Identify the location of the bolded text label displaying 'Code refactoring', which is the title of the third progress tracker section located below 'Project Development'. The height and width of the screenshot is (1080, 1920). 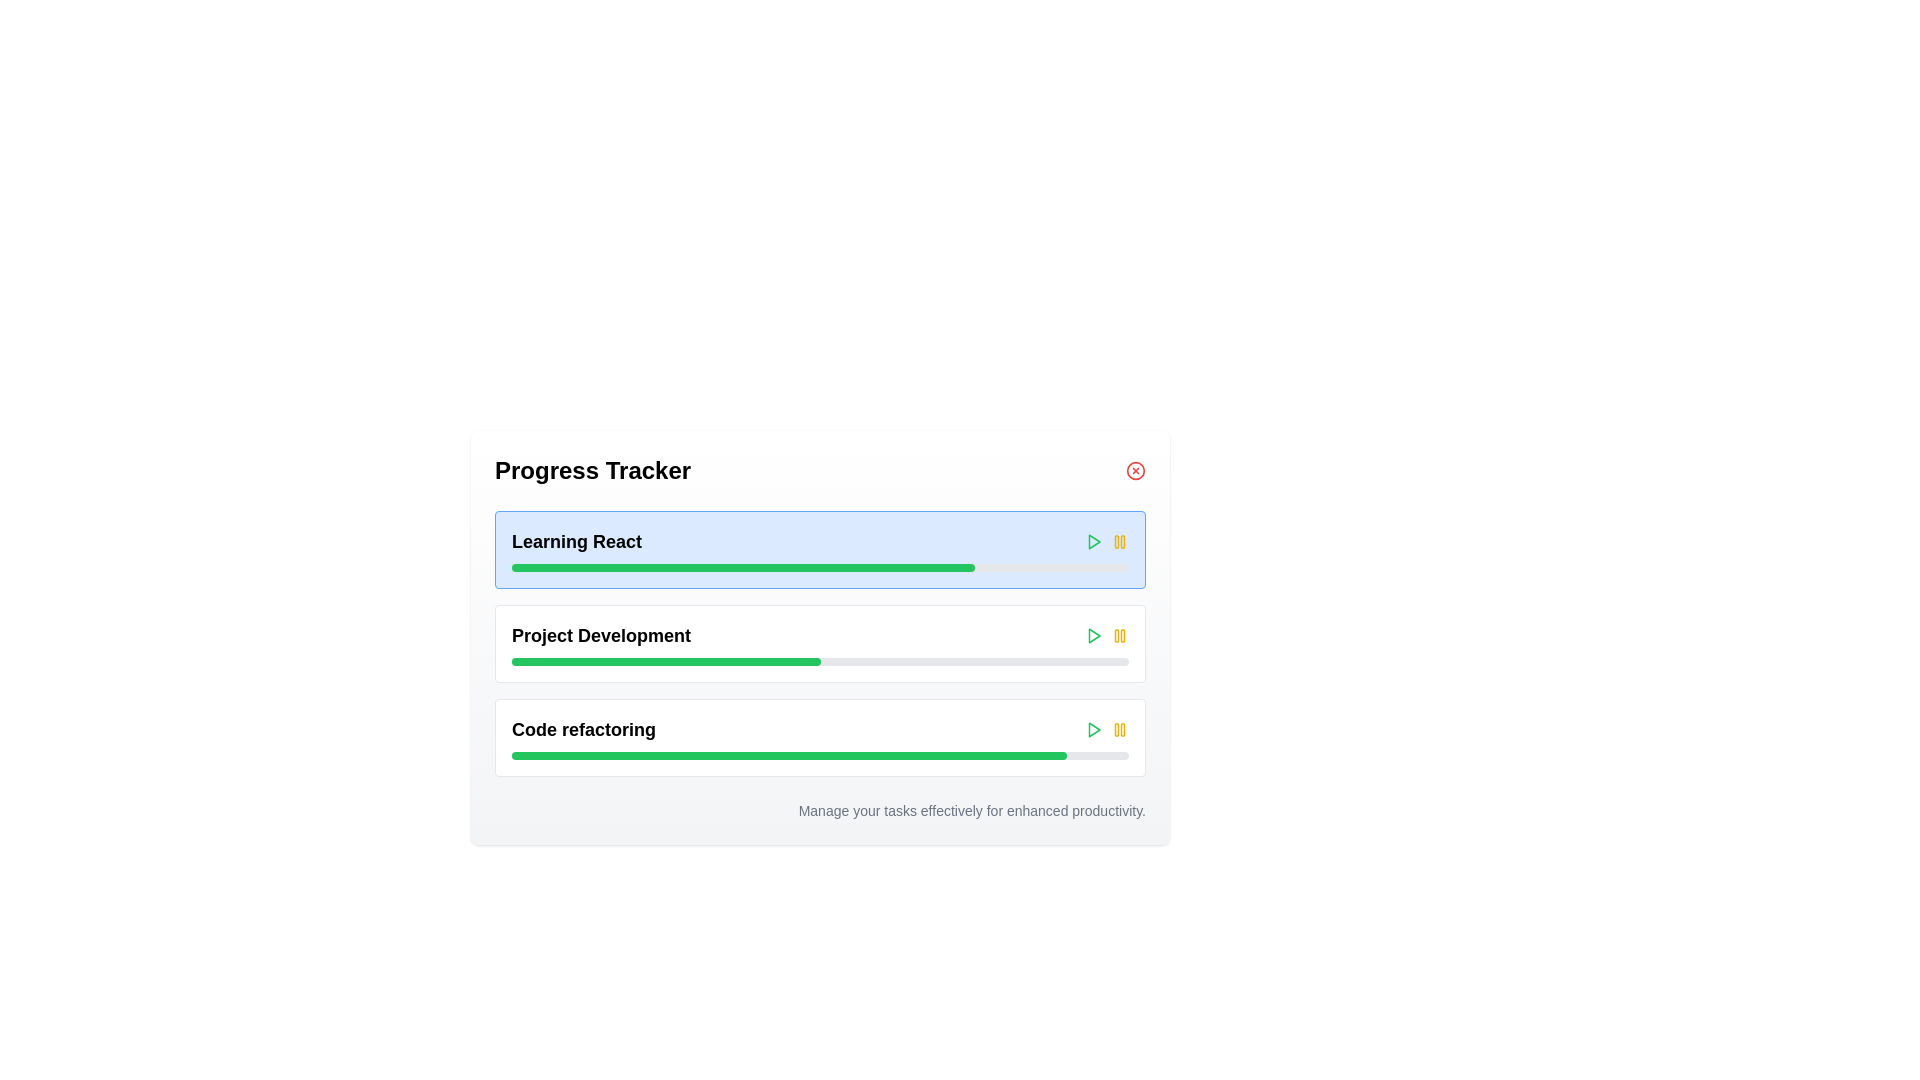
(583, 729).